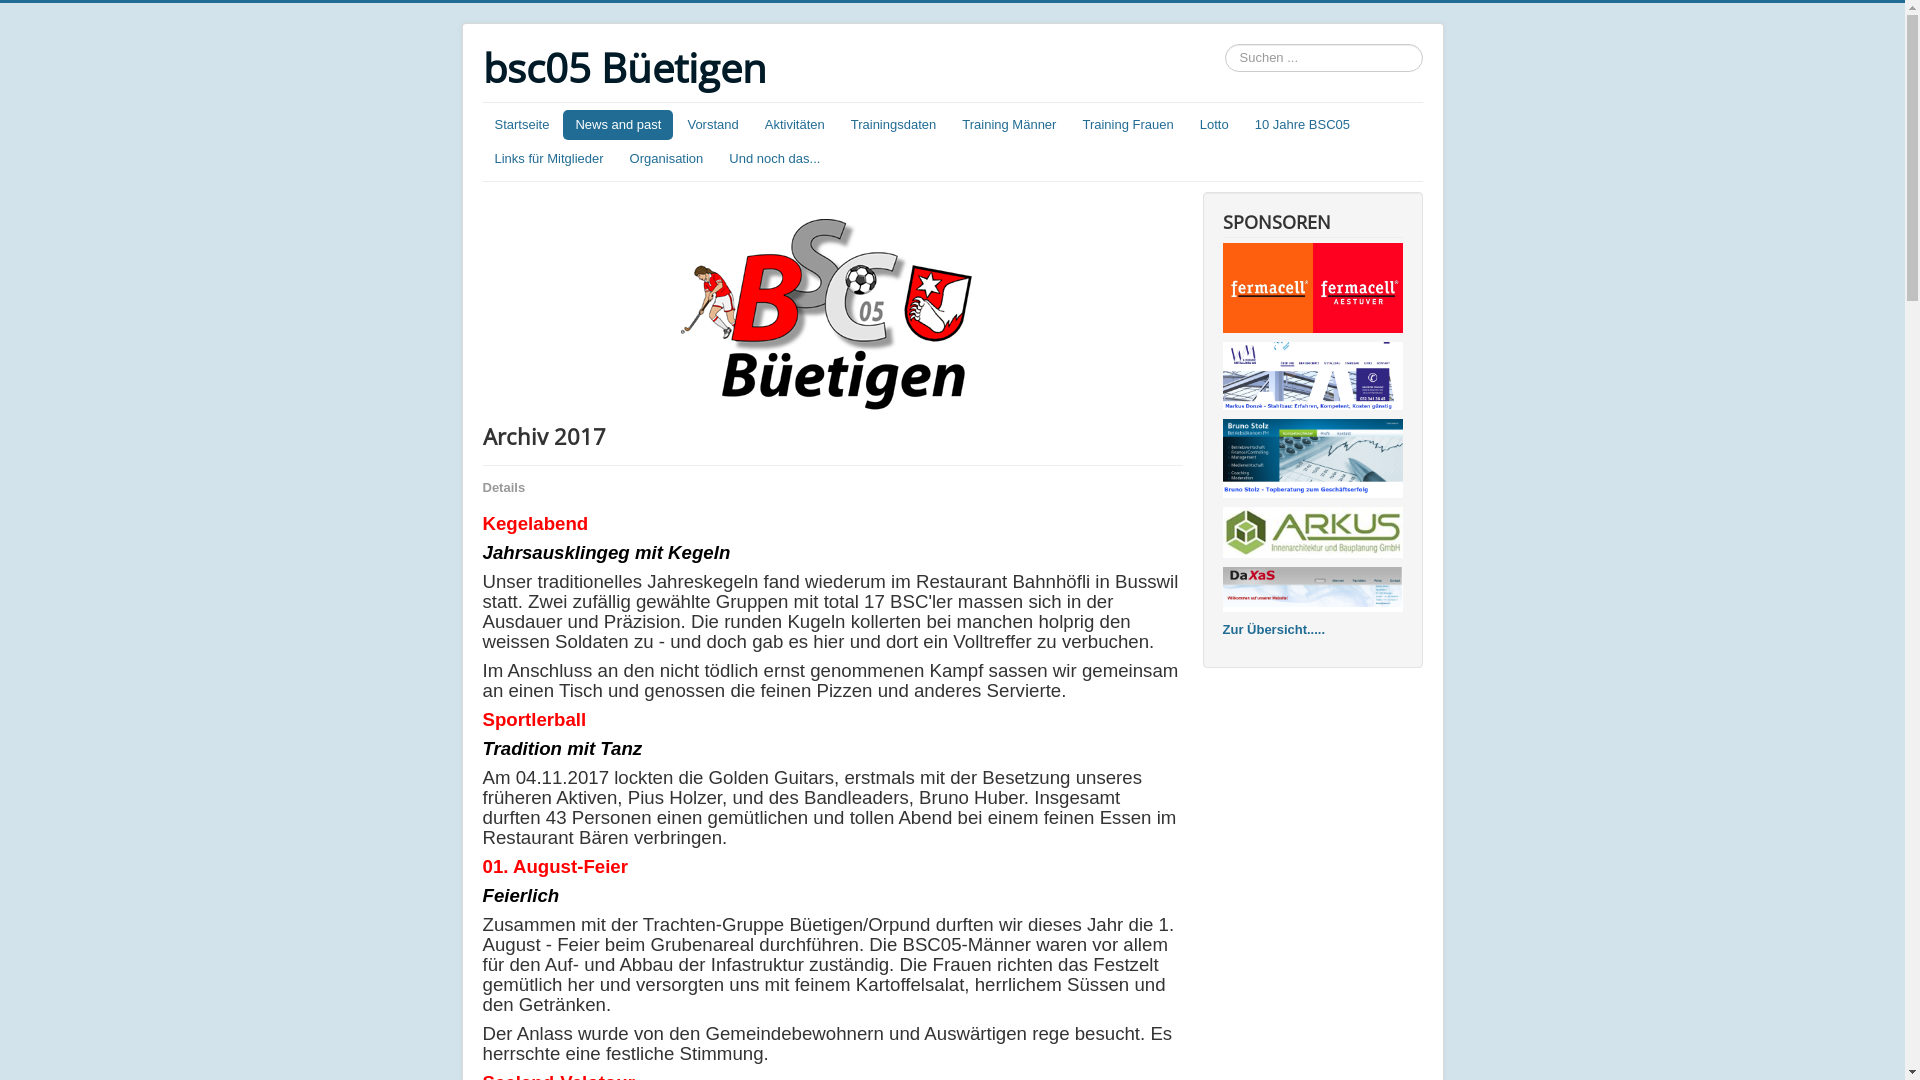  What do you see at coordinates (1311, 530) in the screenshot?
I see `'Markus Burri - Bauen ohne Stress bis zum Schluss'` at bounding box center [1311, 530].